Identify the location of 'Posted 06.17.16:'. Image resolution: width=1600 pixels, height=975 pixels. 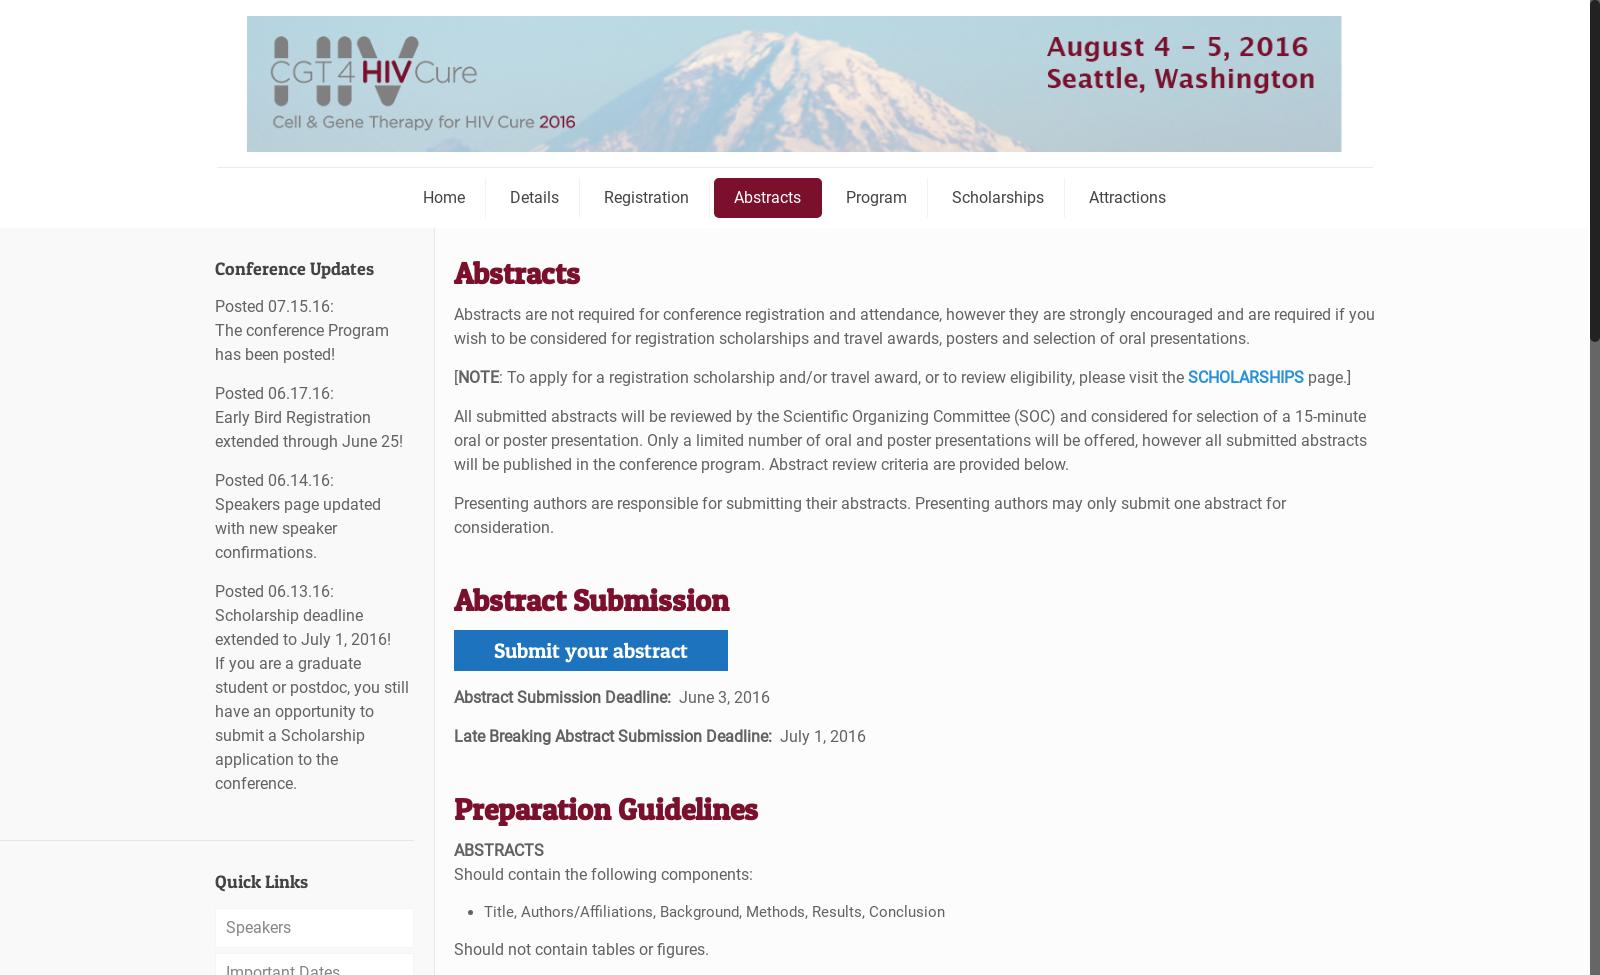
(274, 393).